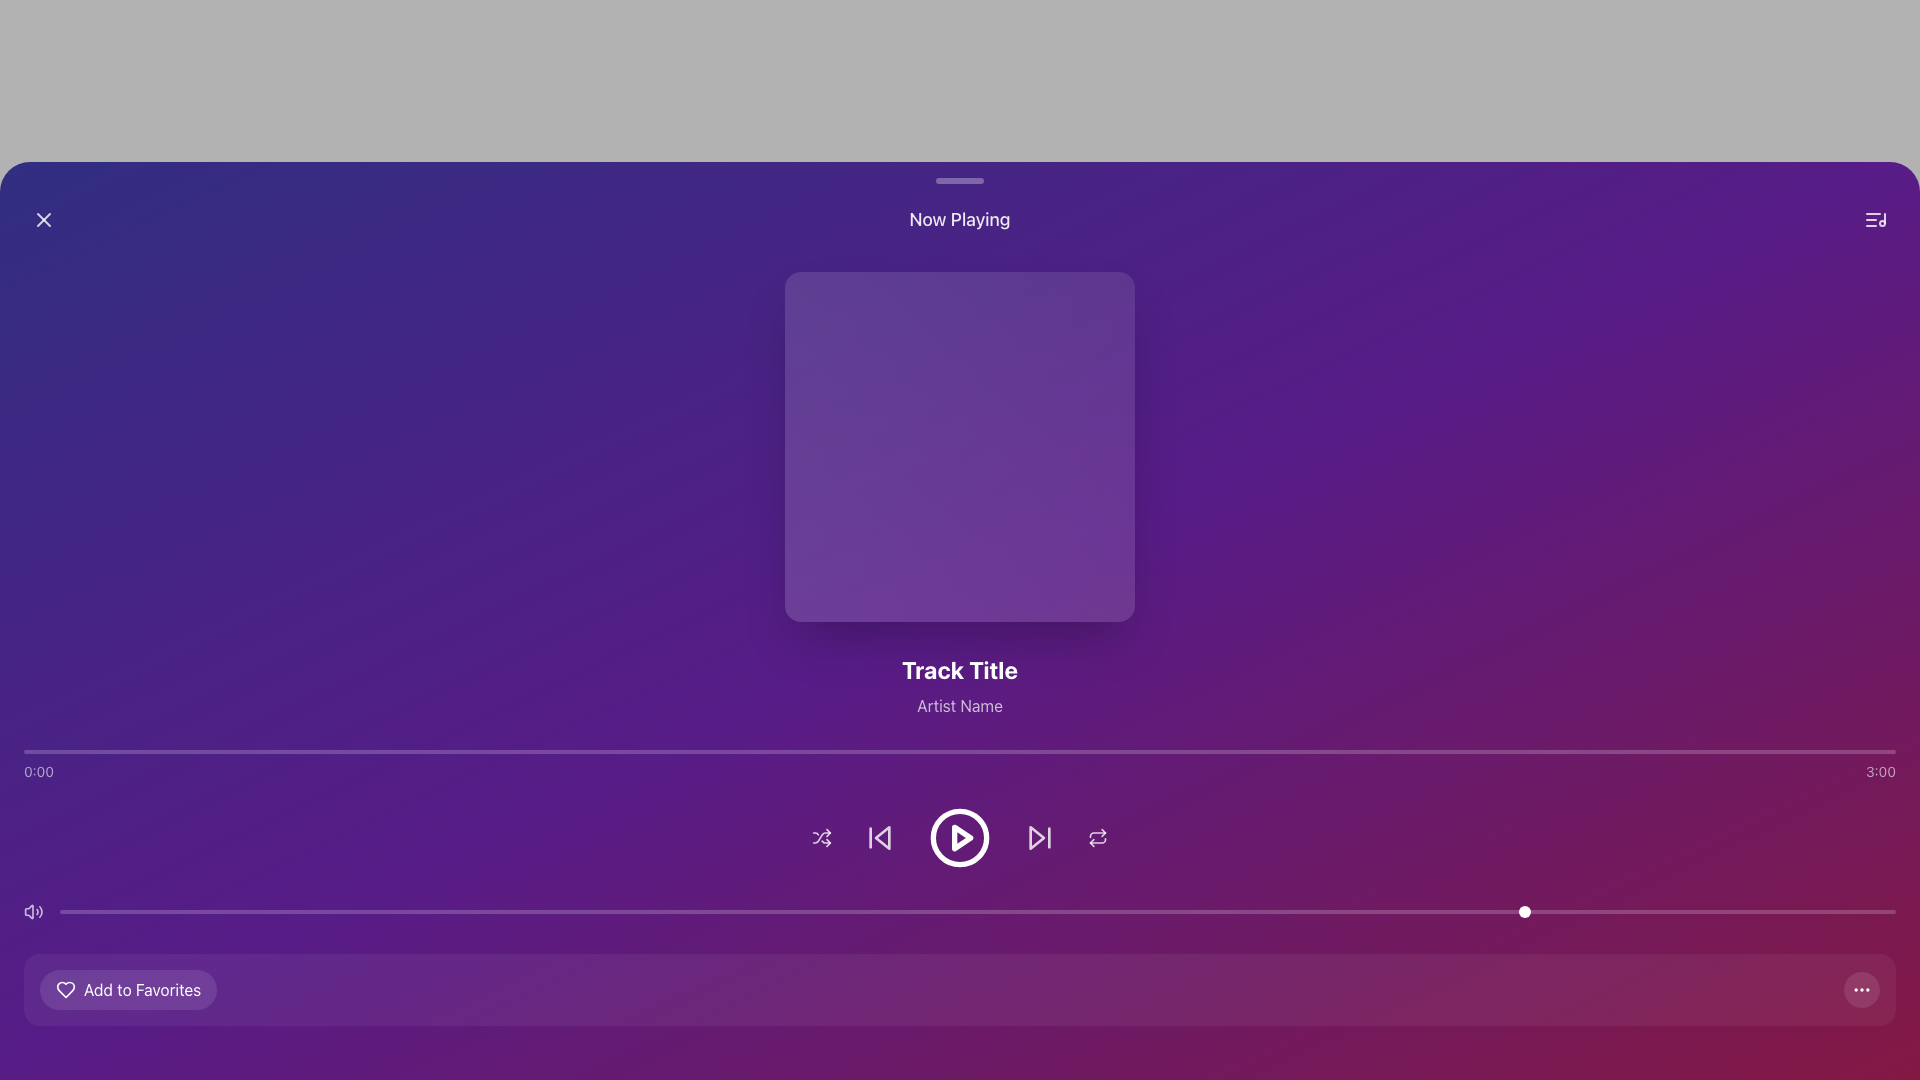 The width and height of the screenshot is (1920, 1080). I want to click on the volume control icon button located at the leftmost end of the volume control section, so click(33, 911).